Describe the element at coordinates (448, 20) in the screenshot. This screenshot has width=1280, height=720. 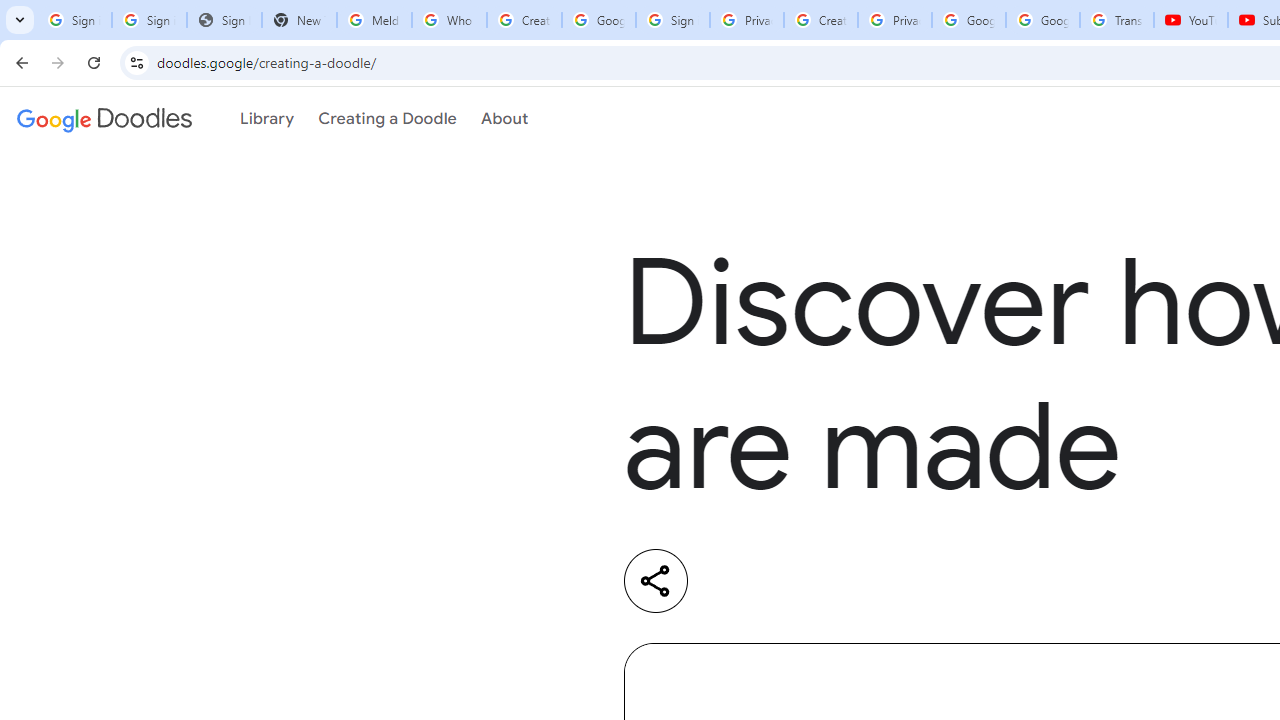
I see `'Who is my administrator? - Google Account Help'` at that location.